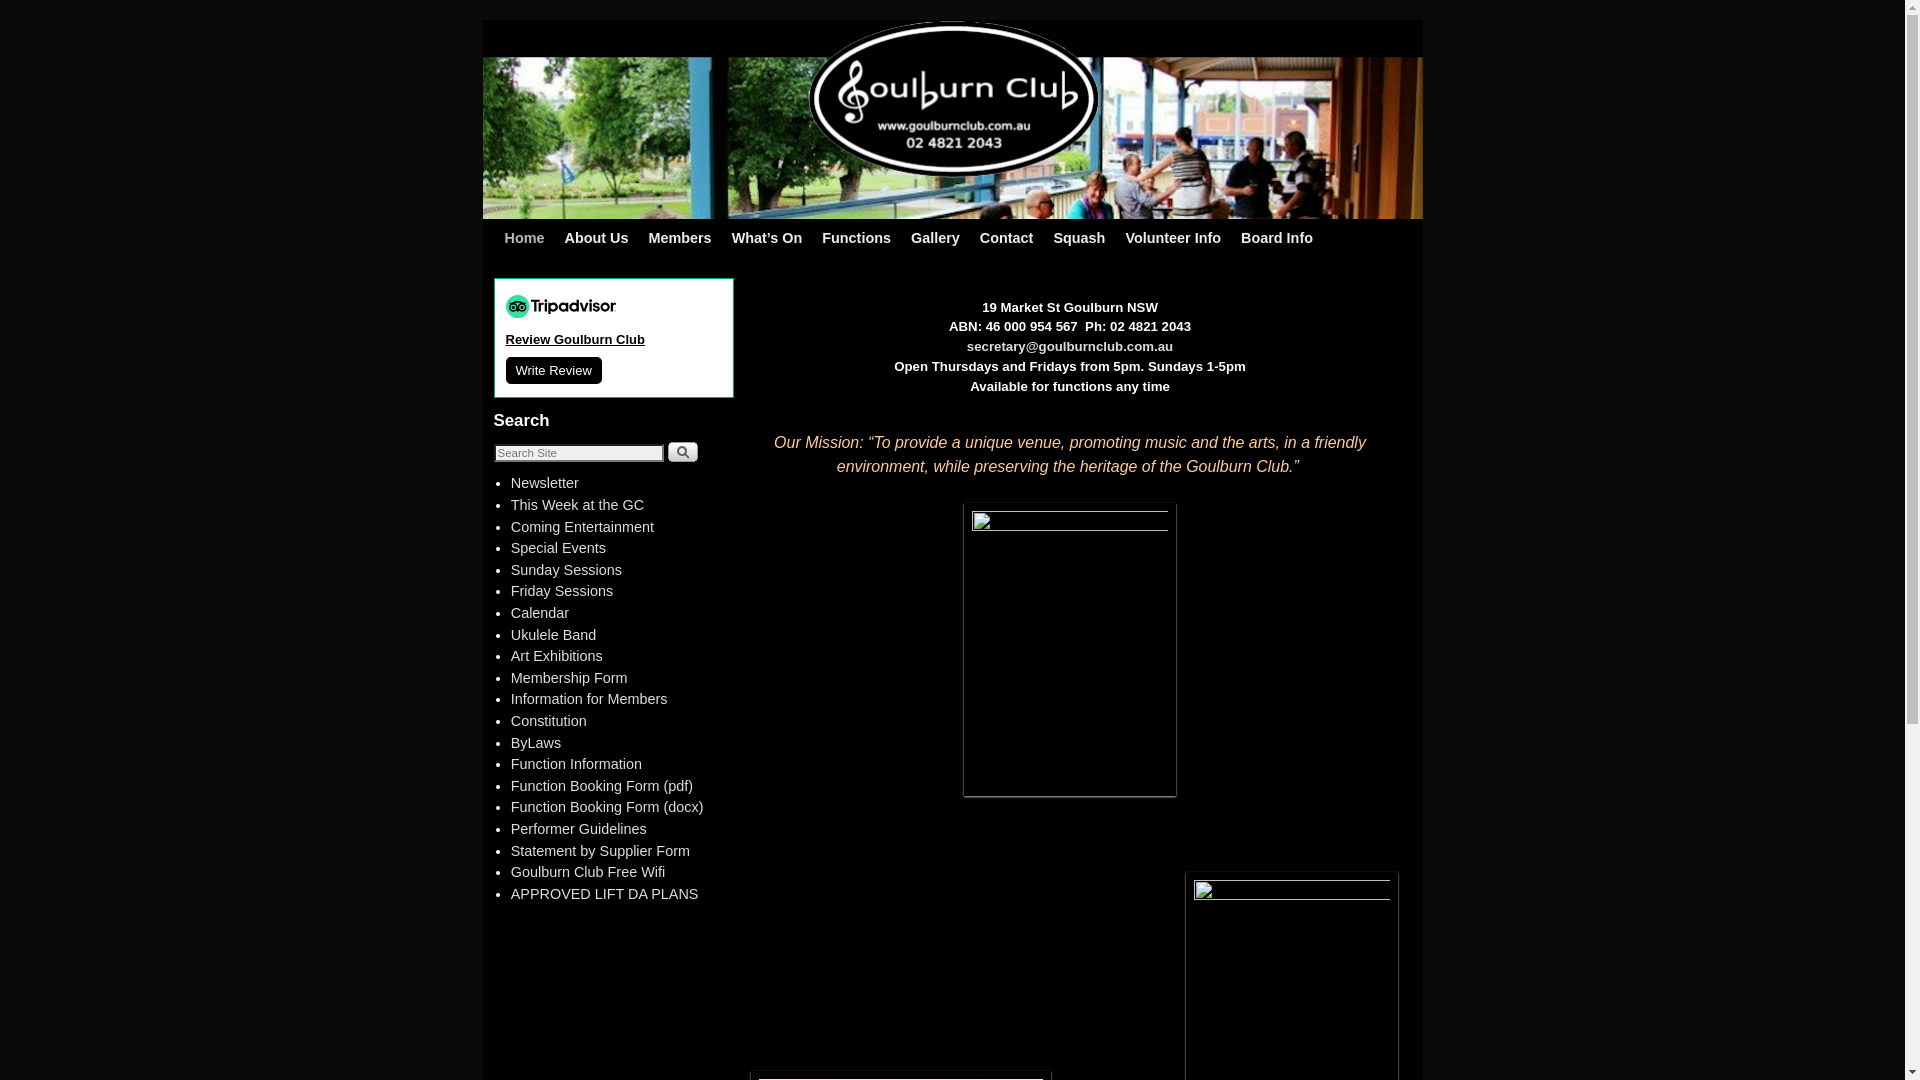 The width and height of the screenshot is (1920, 1080). I want to click on 'Function Booking Form (pdf)', so click(600, 785).